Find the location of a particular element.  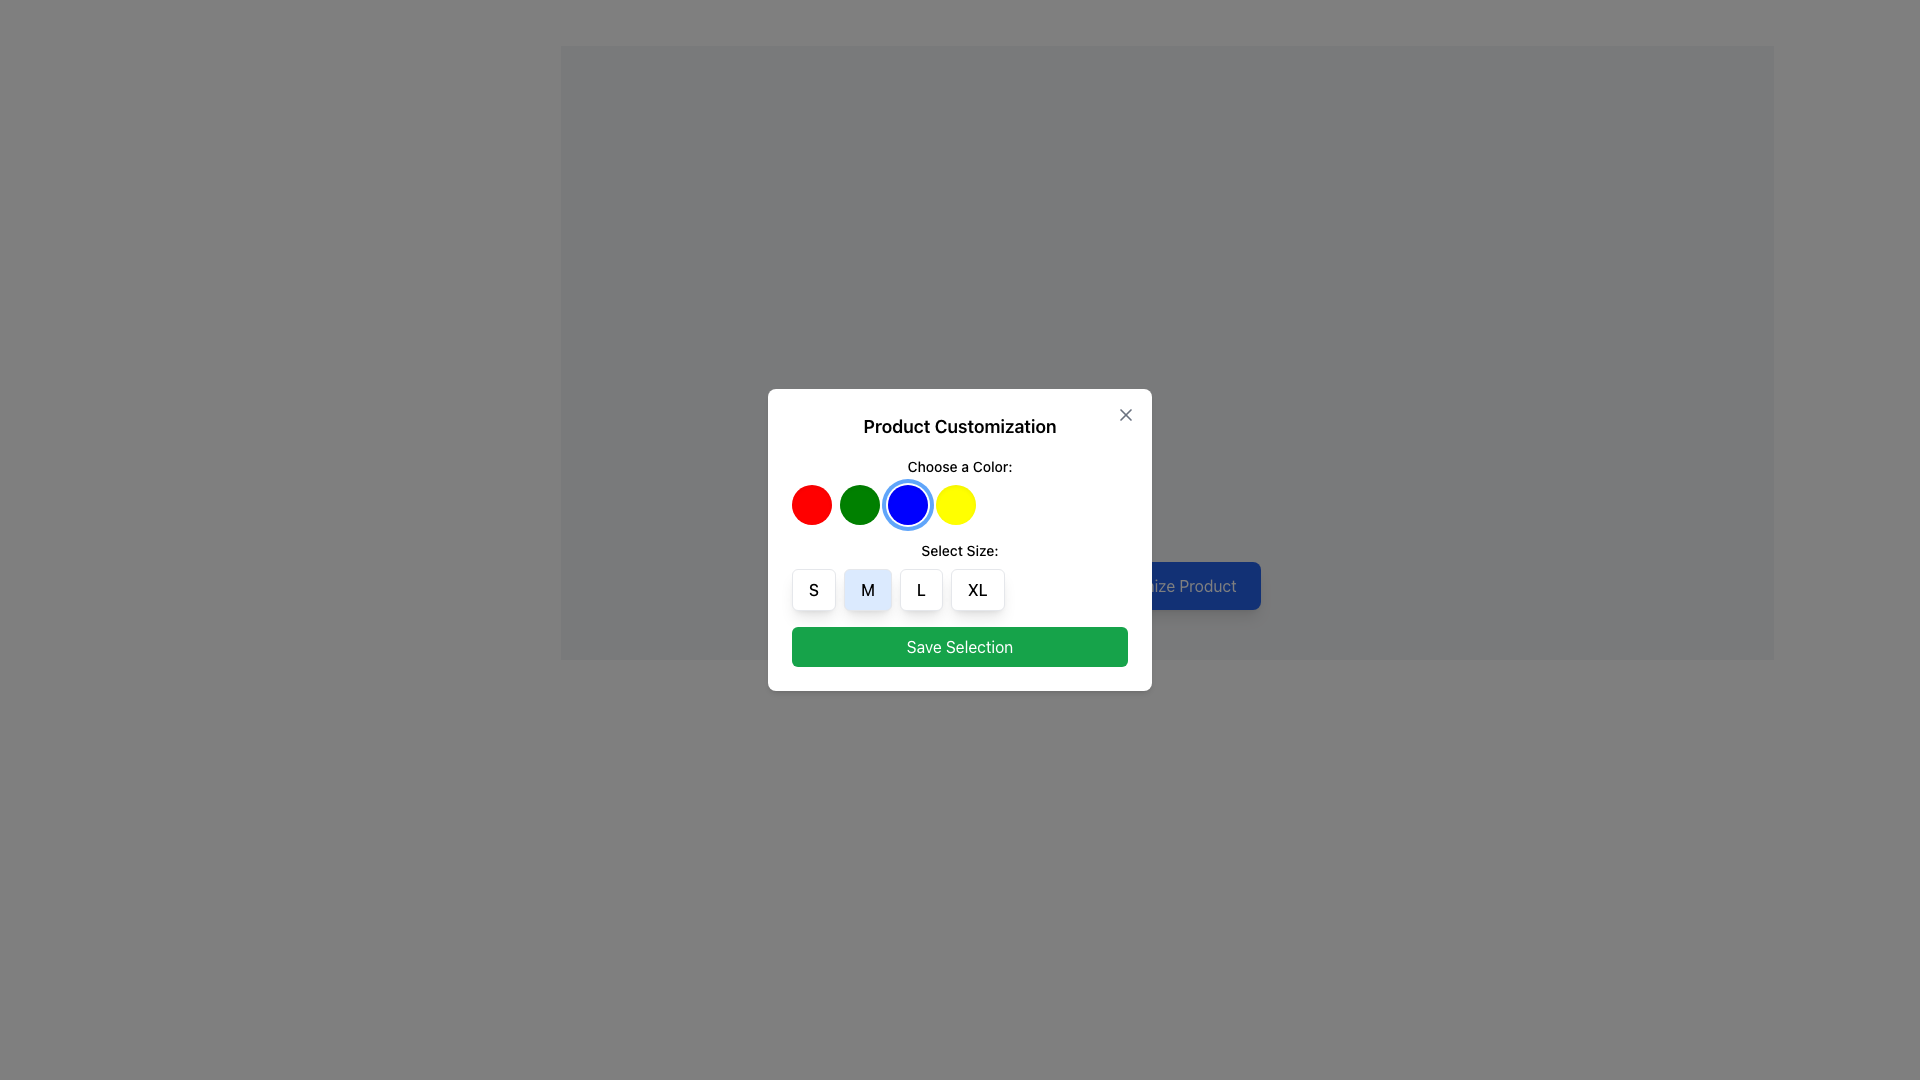

the title text label of the modal that indicates product customization options, located at the top section of the window is located at coordinates (960, 426).